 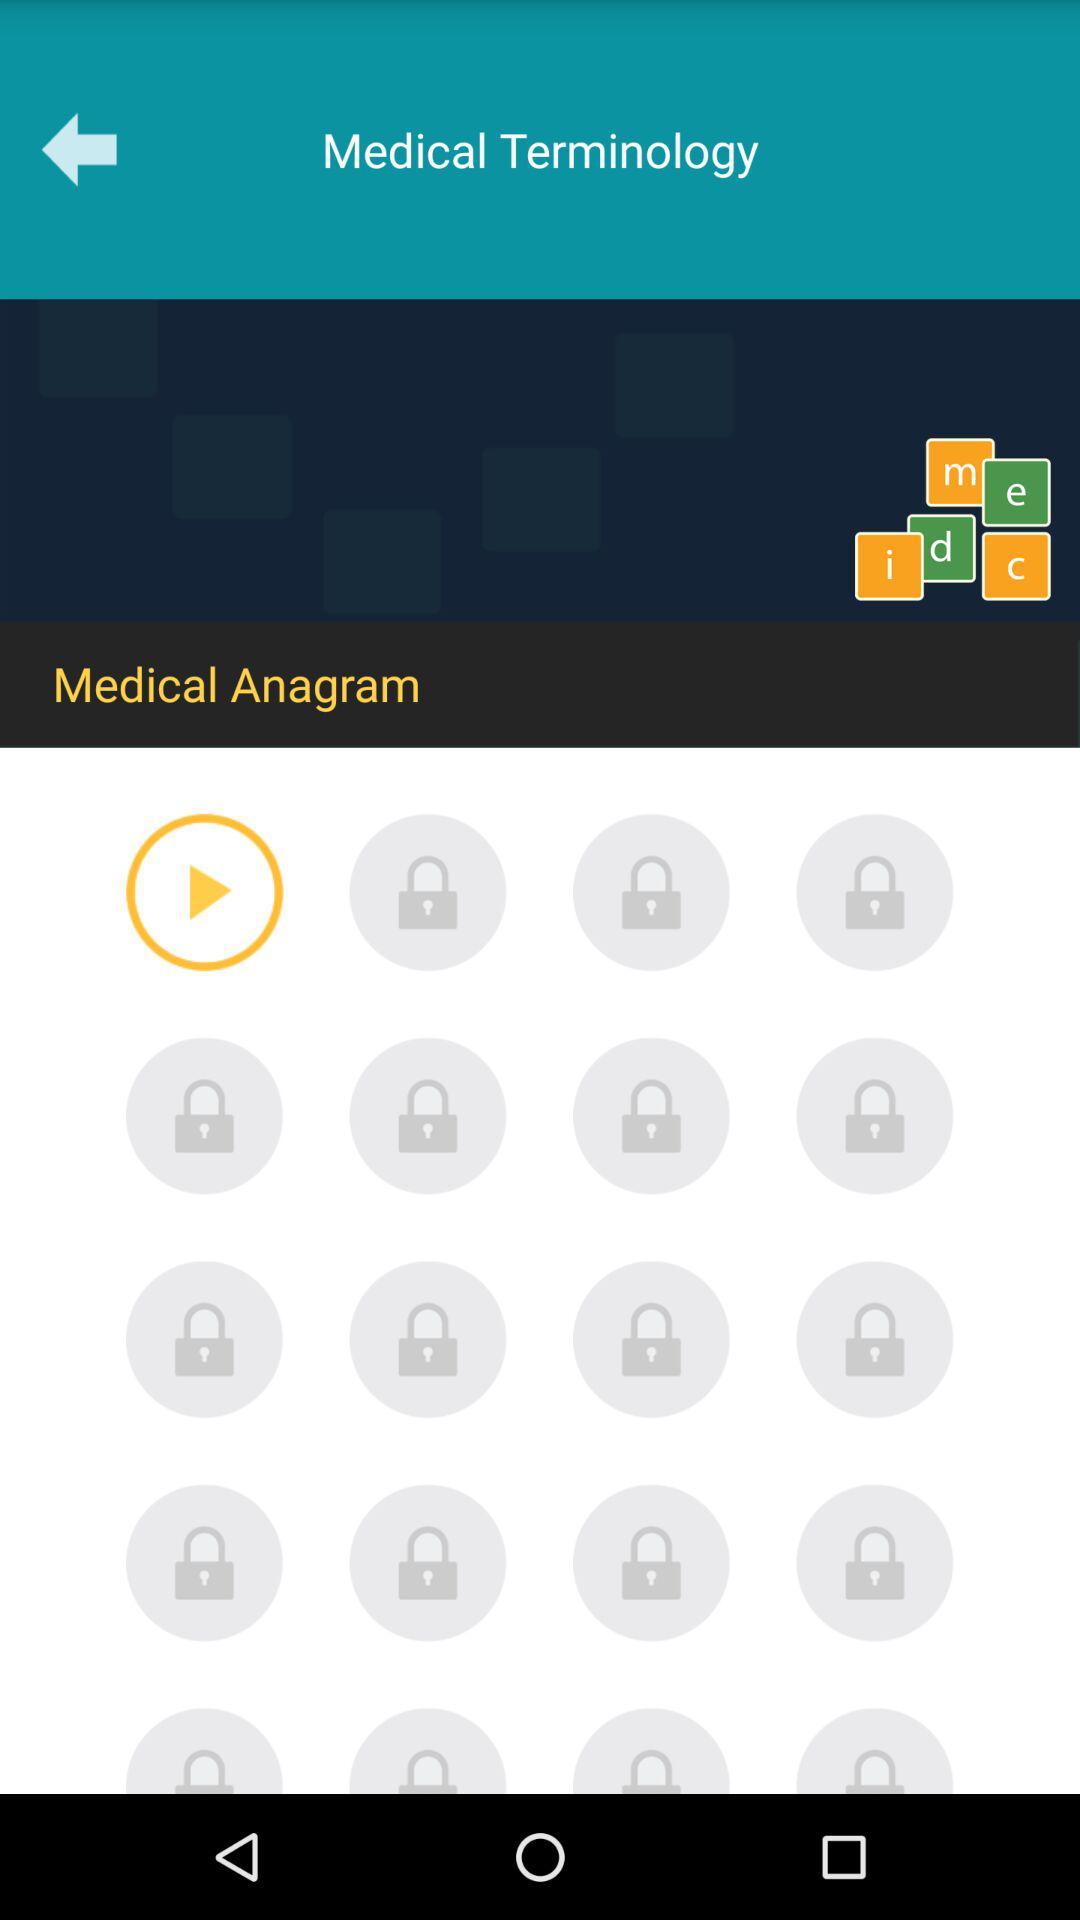 I want to click on password, so click(x=204, y=1115).